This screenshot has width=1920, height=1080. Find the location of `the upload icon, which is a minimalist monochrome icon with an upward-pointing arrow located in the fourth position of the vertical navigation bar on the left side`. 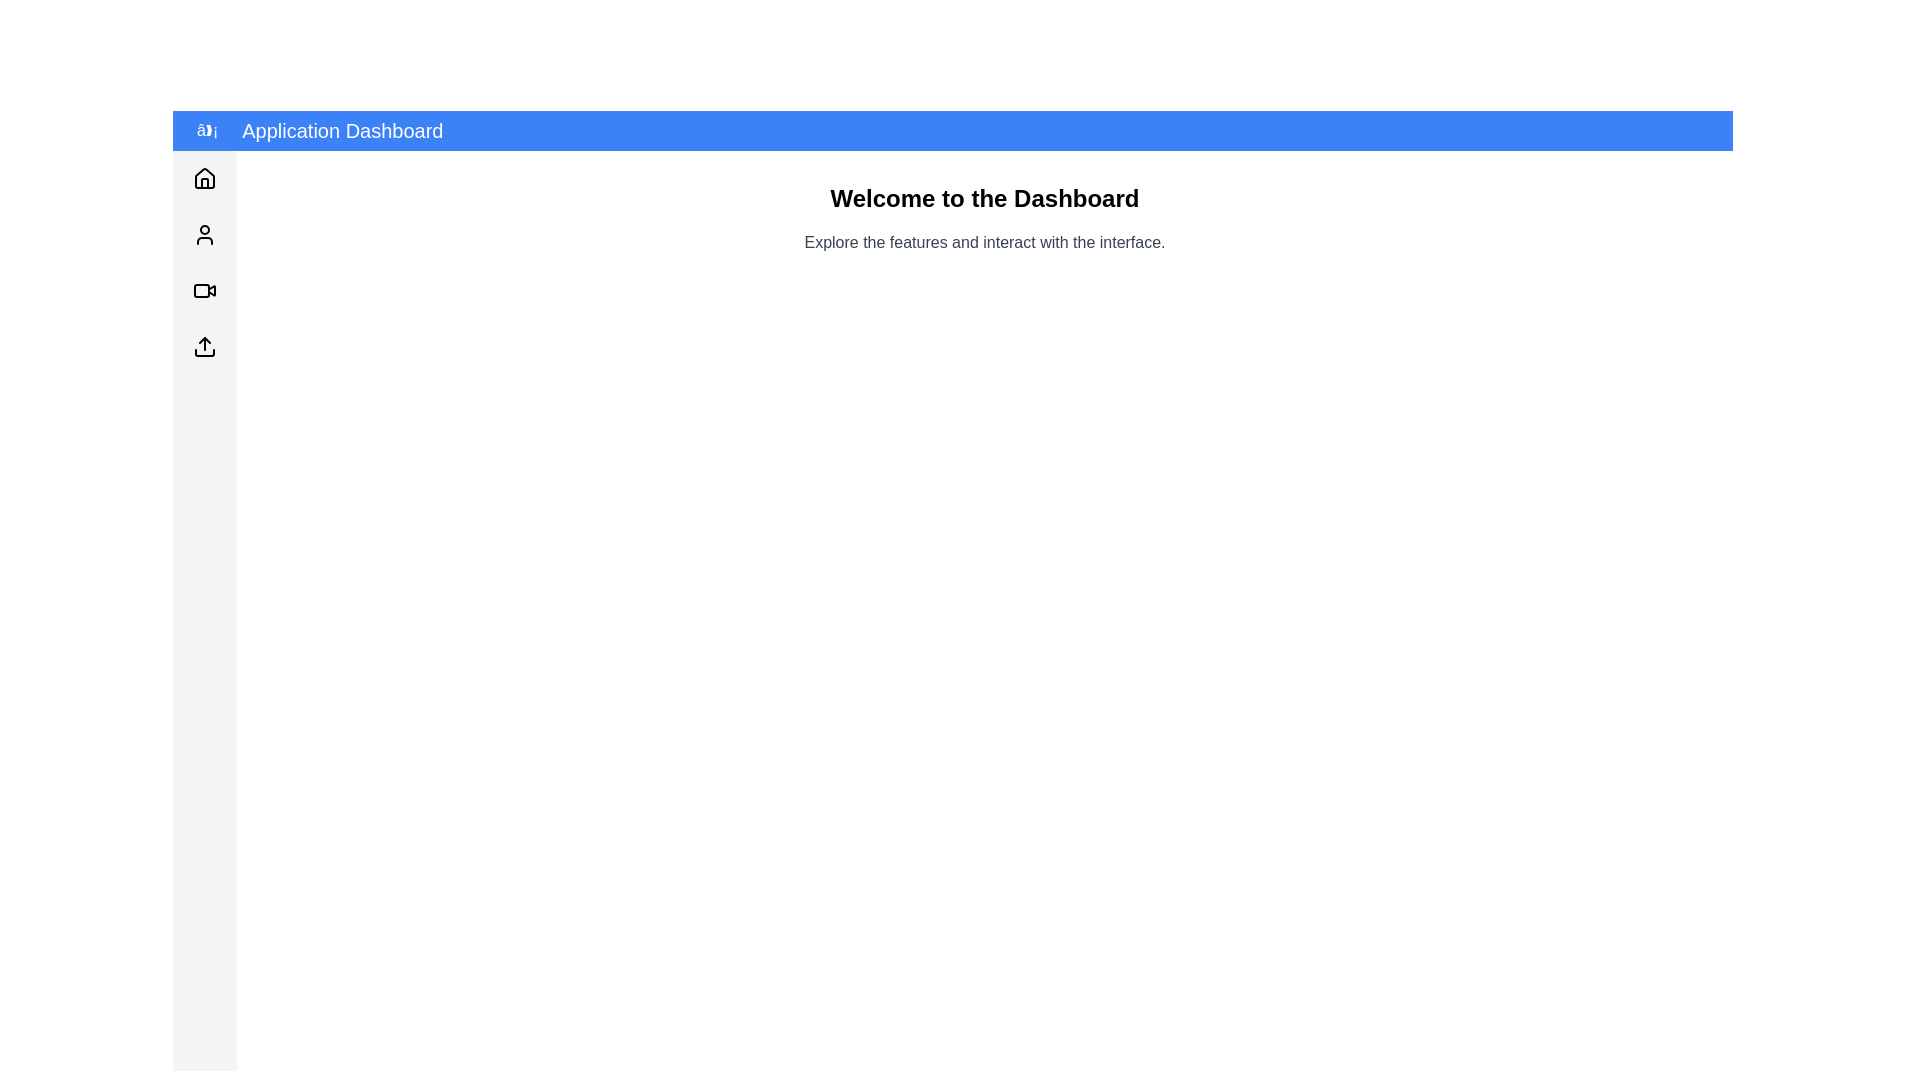

the upload icon, which is a minimalist monochrome icon with an upward-pointing arrow located in the fourth position of the vertical navigation bar on the left side is located at coordinates (205, 346).